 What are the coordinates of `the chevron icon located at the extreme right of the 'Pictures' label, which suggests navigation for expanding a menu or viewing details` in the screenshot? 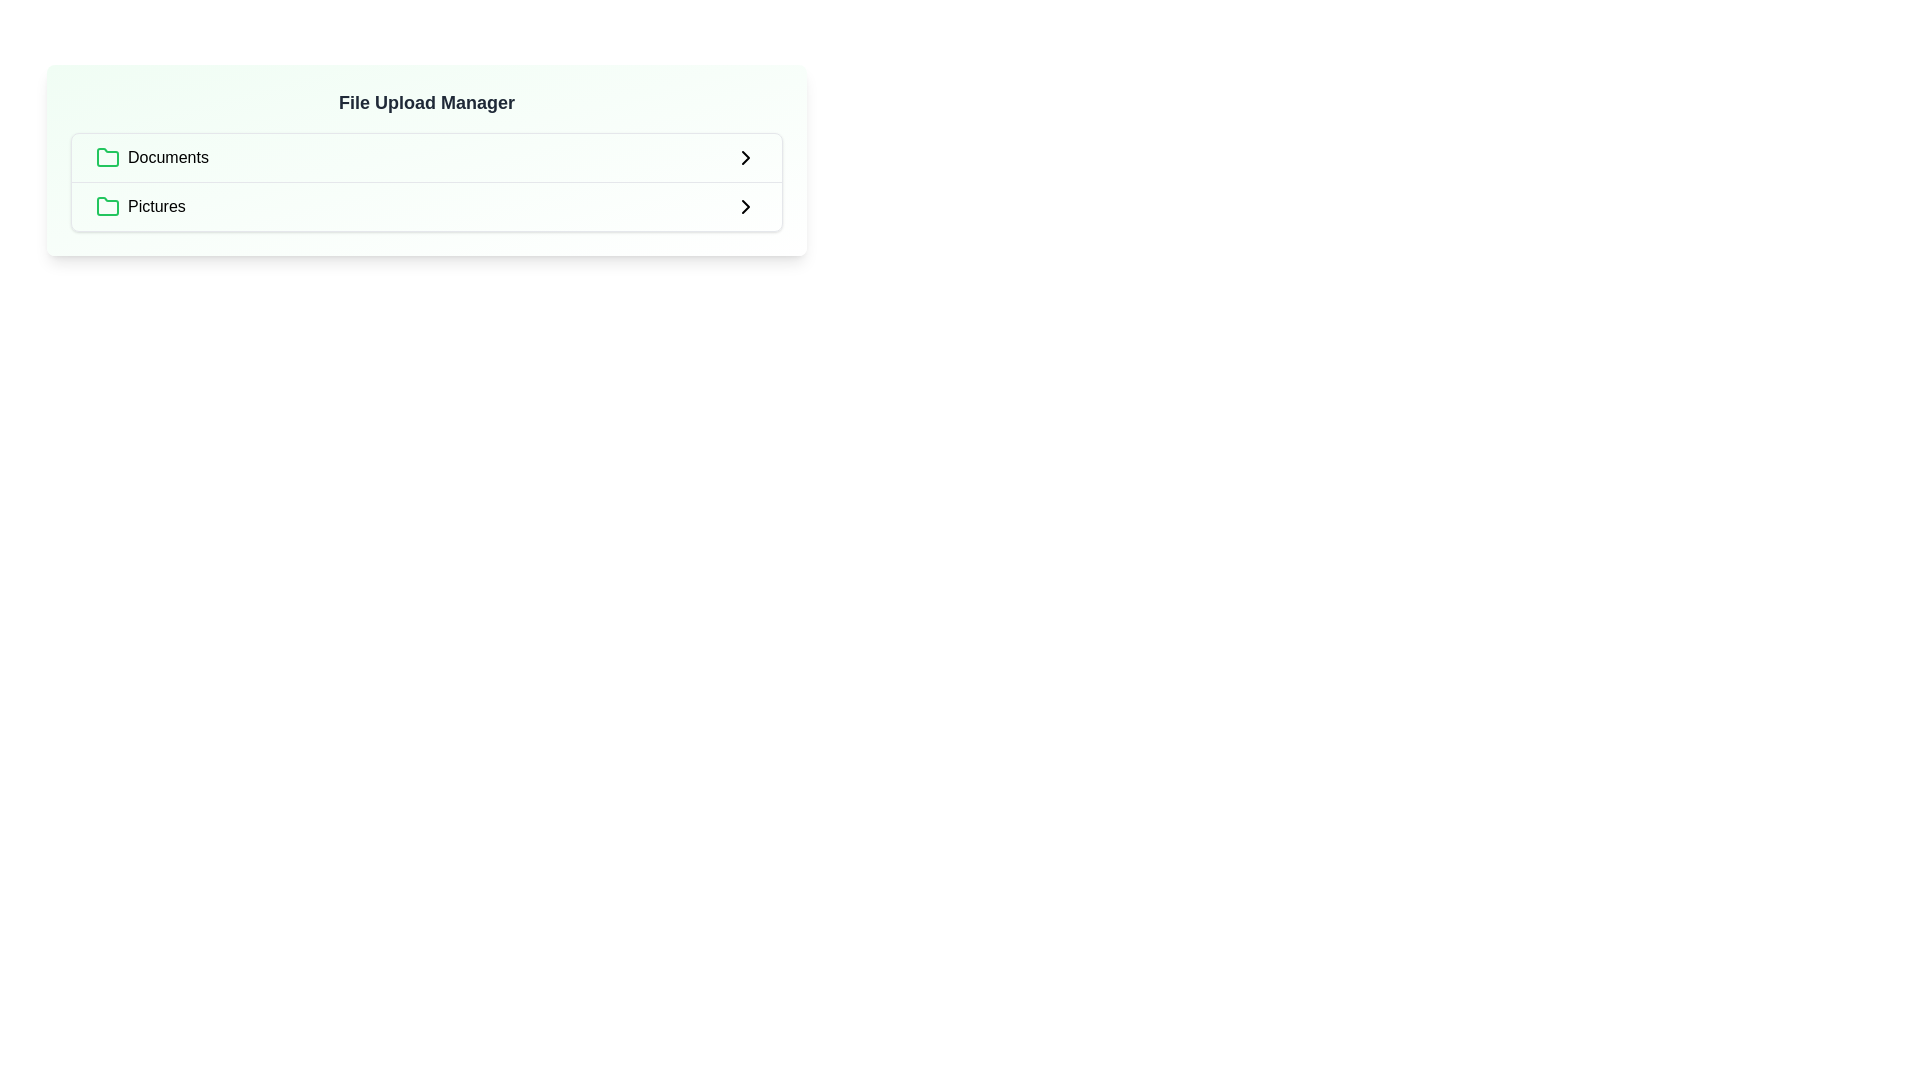 It's located at (744, 207).